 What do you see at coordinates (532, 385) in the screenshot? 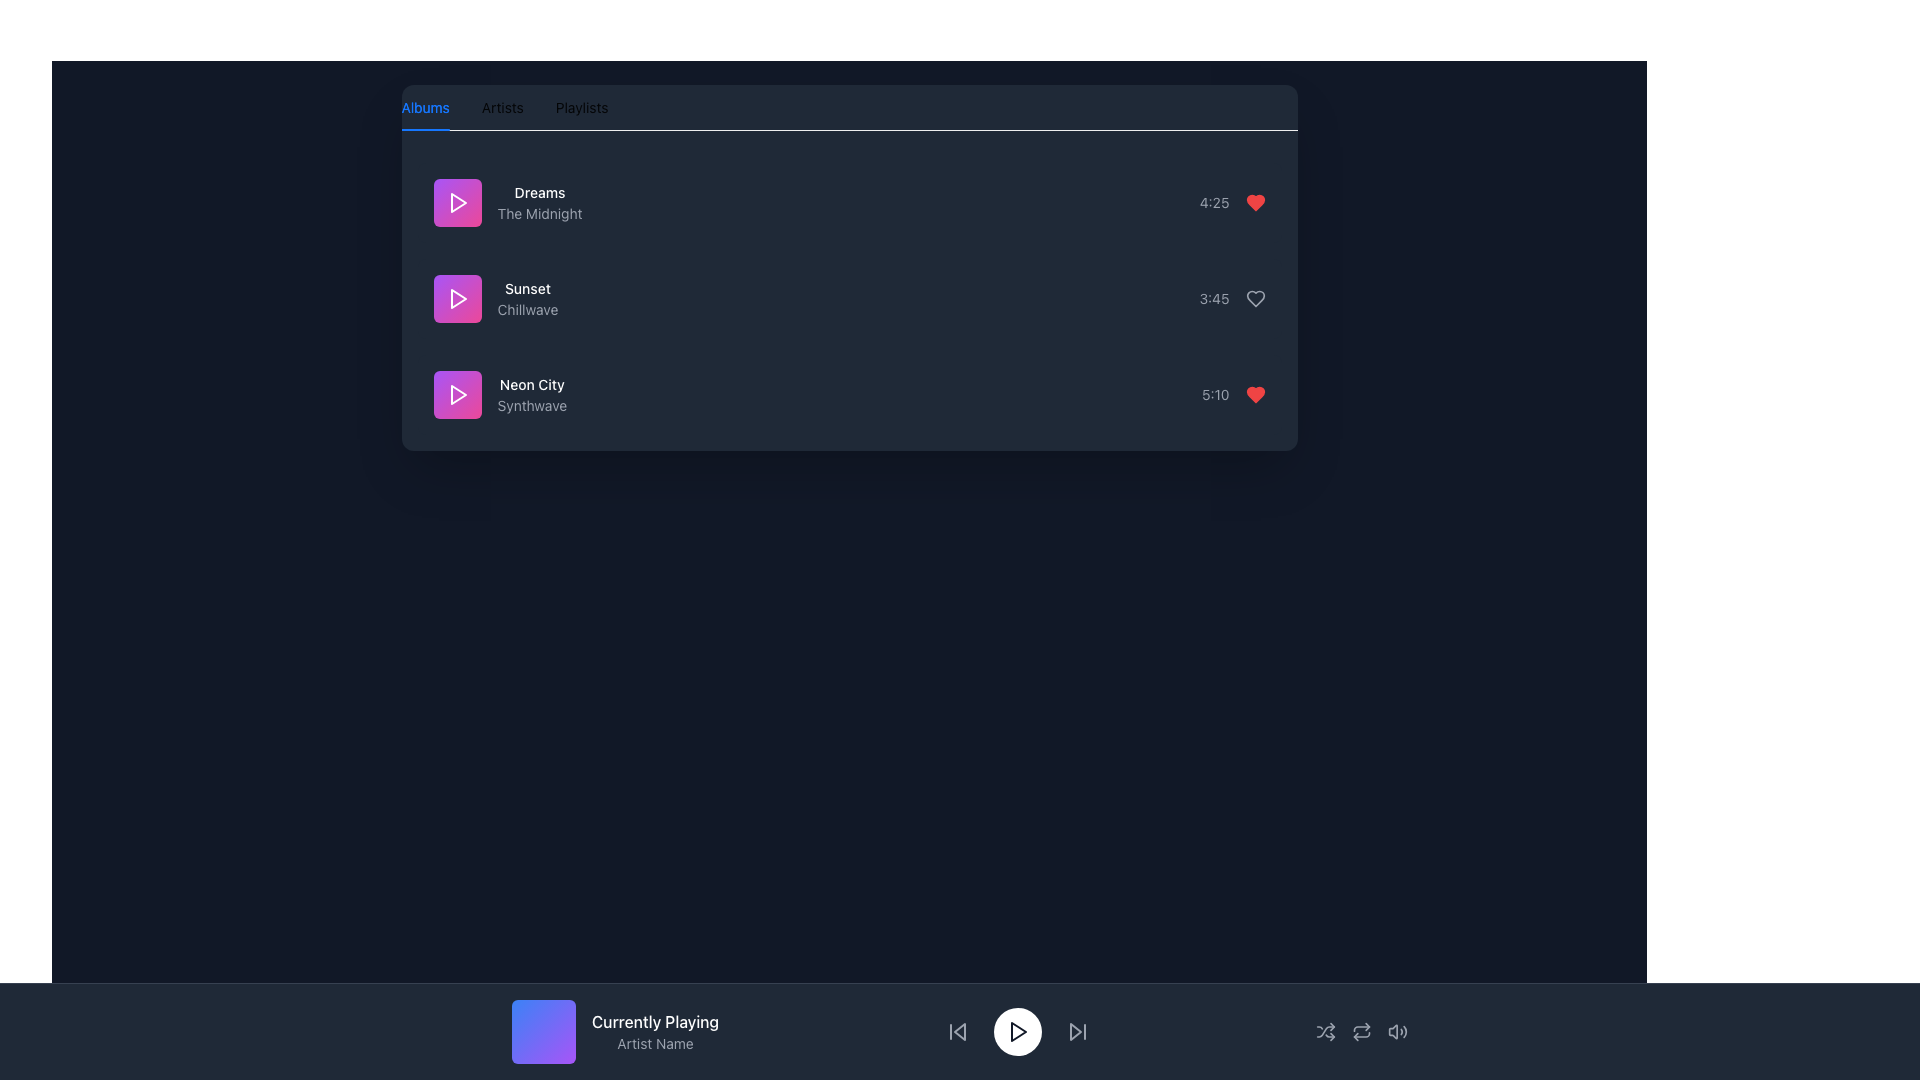
I see `text of the title label displaying the name of the song or album, which is positioned above the subtitle 'Synthwave' in the third entry of a vertically stacked list` at bounding box center [532, 385].